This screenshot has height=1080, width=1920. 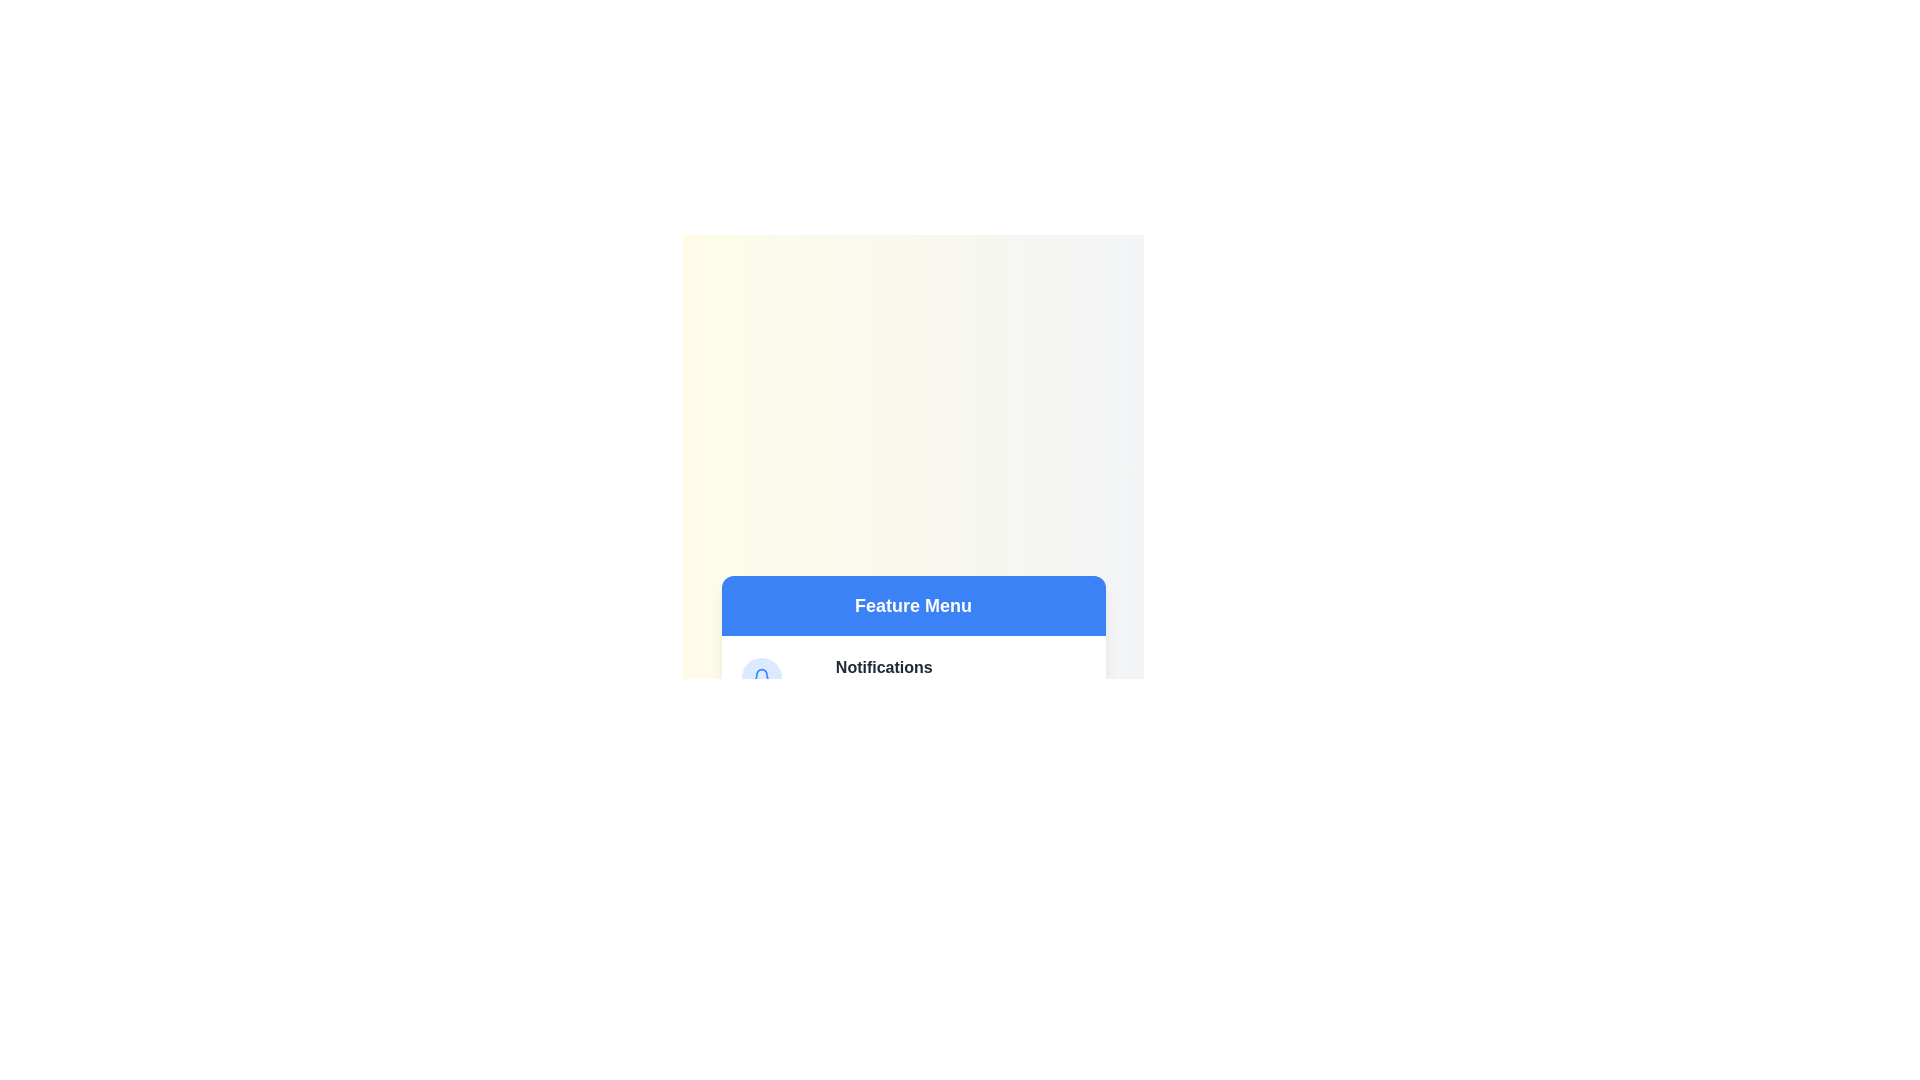 What do you see at coordinates (760, 676) in the screenshot?
I see `the icon for Notifications menu item` at bounding box center [760, 676].